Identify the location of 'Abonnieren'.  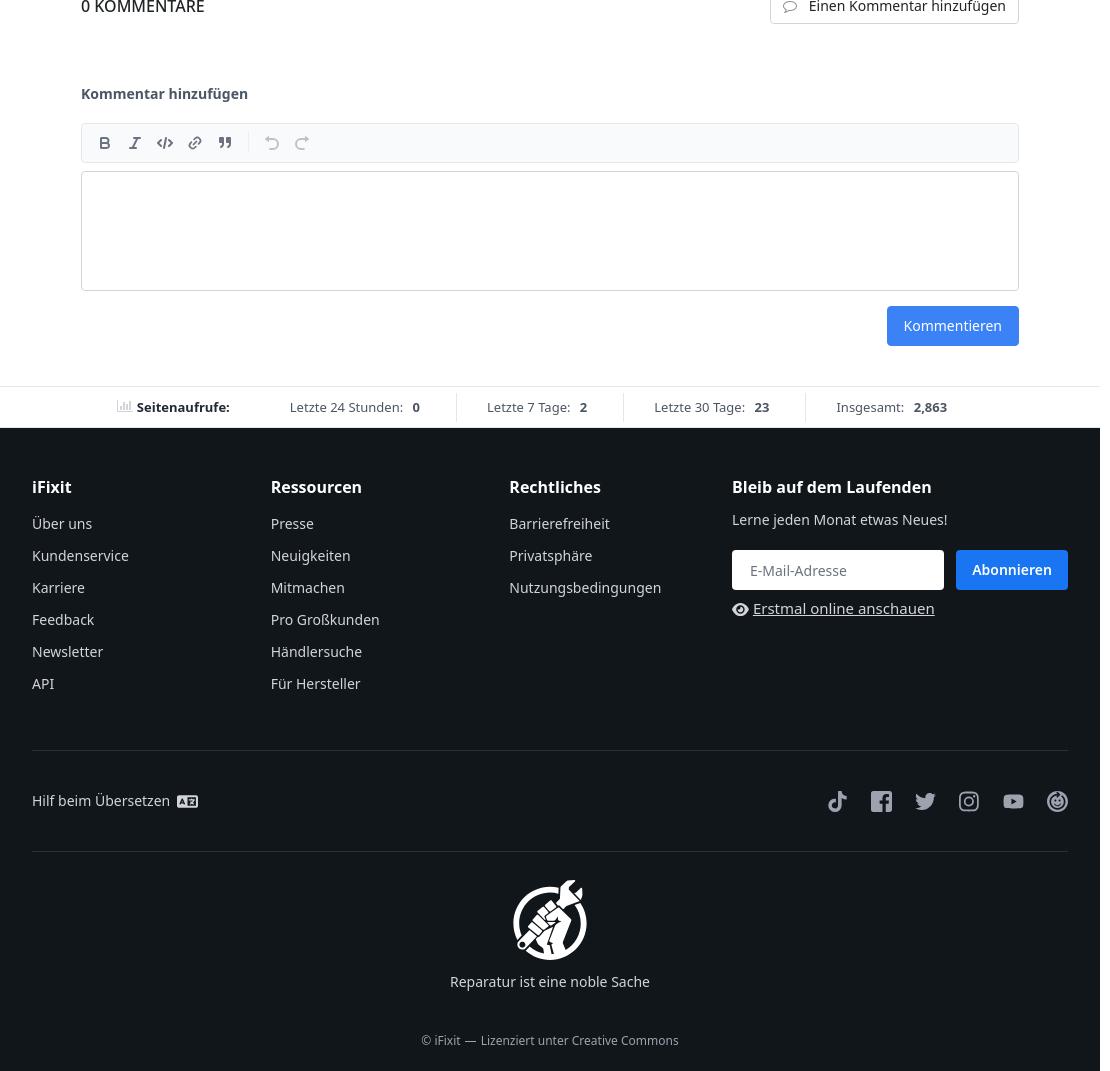
(1011, 569).